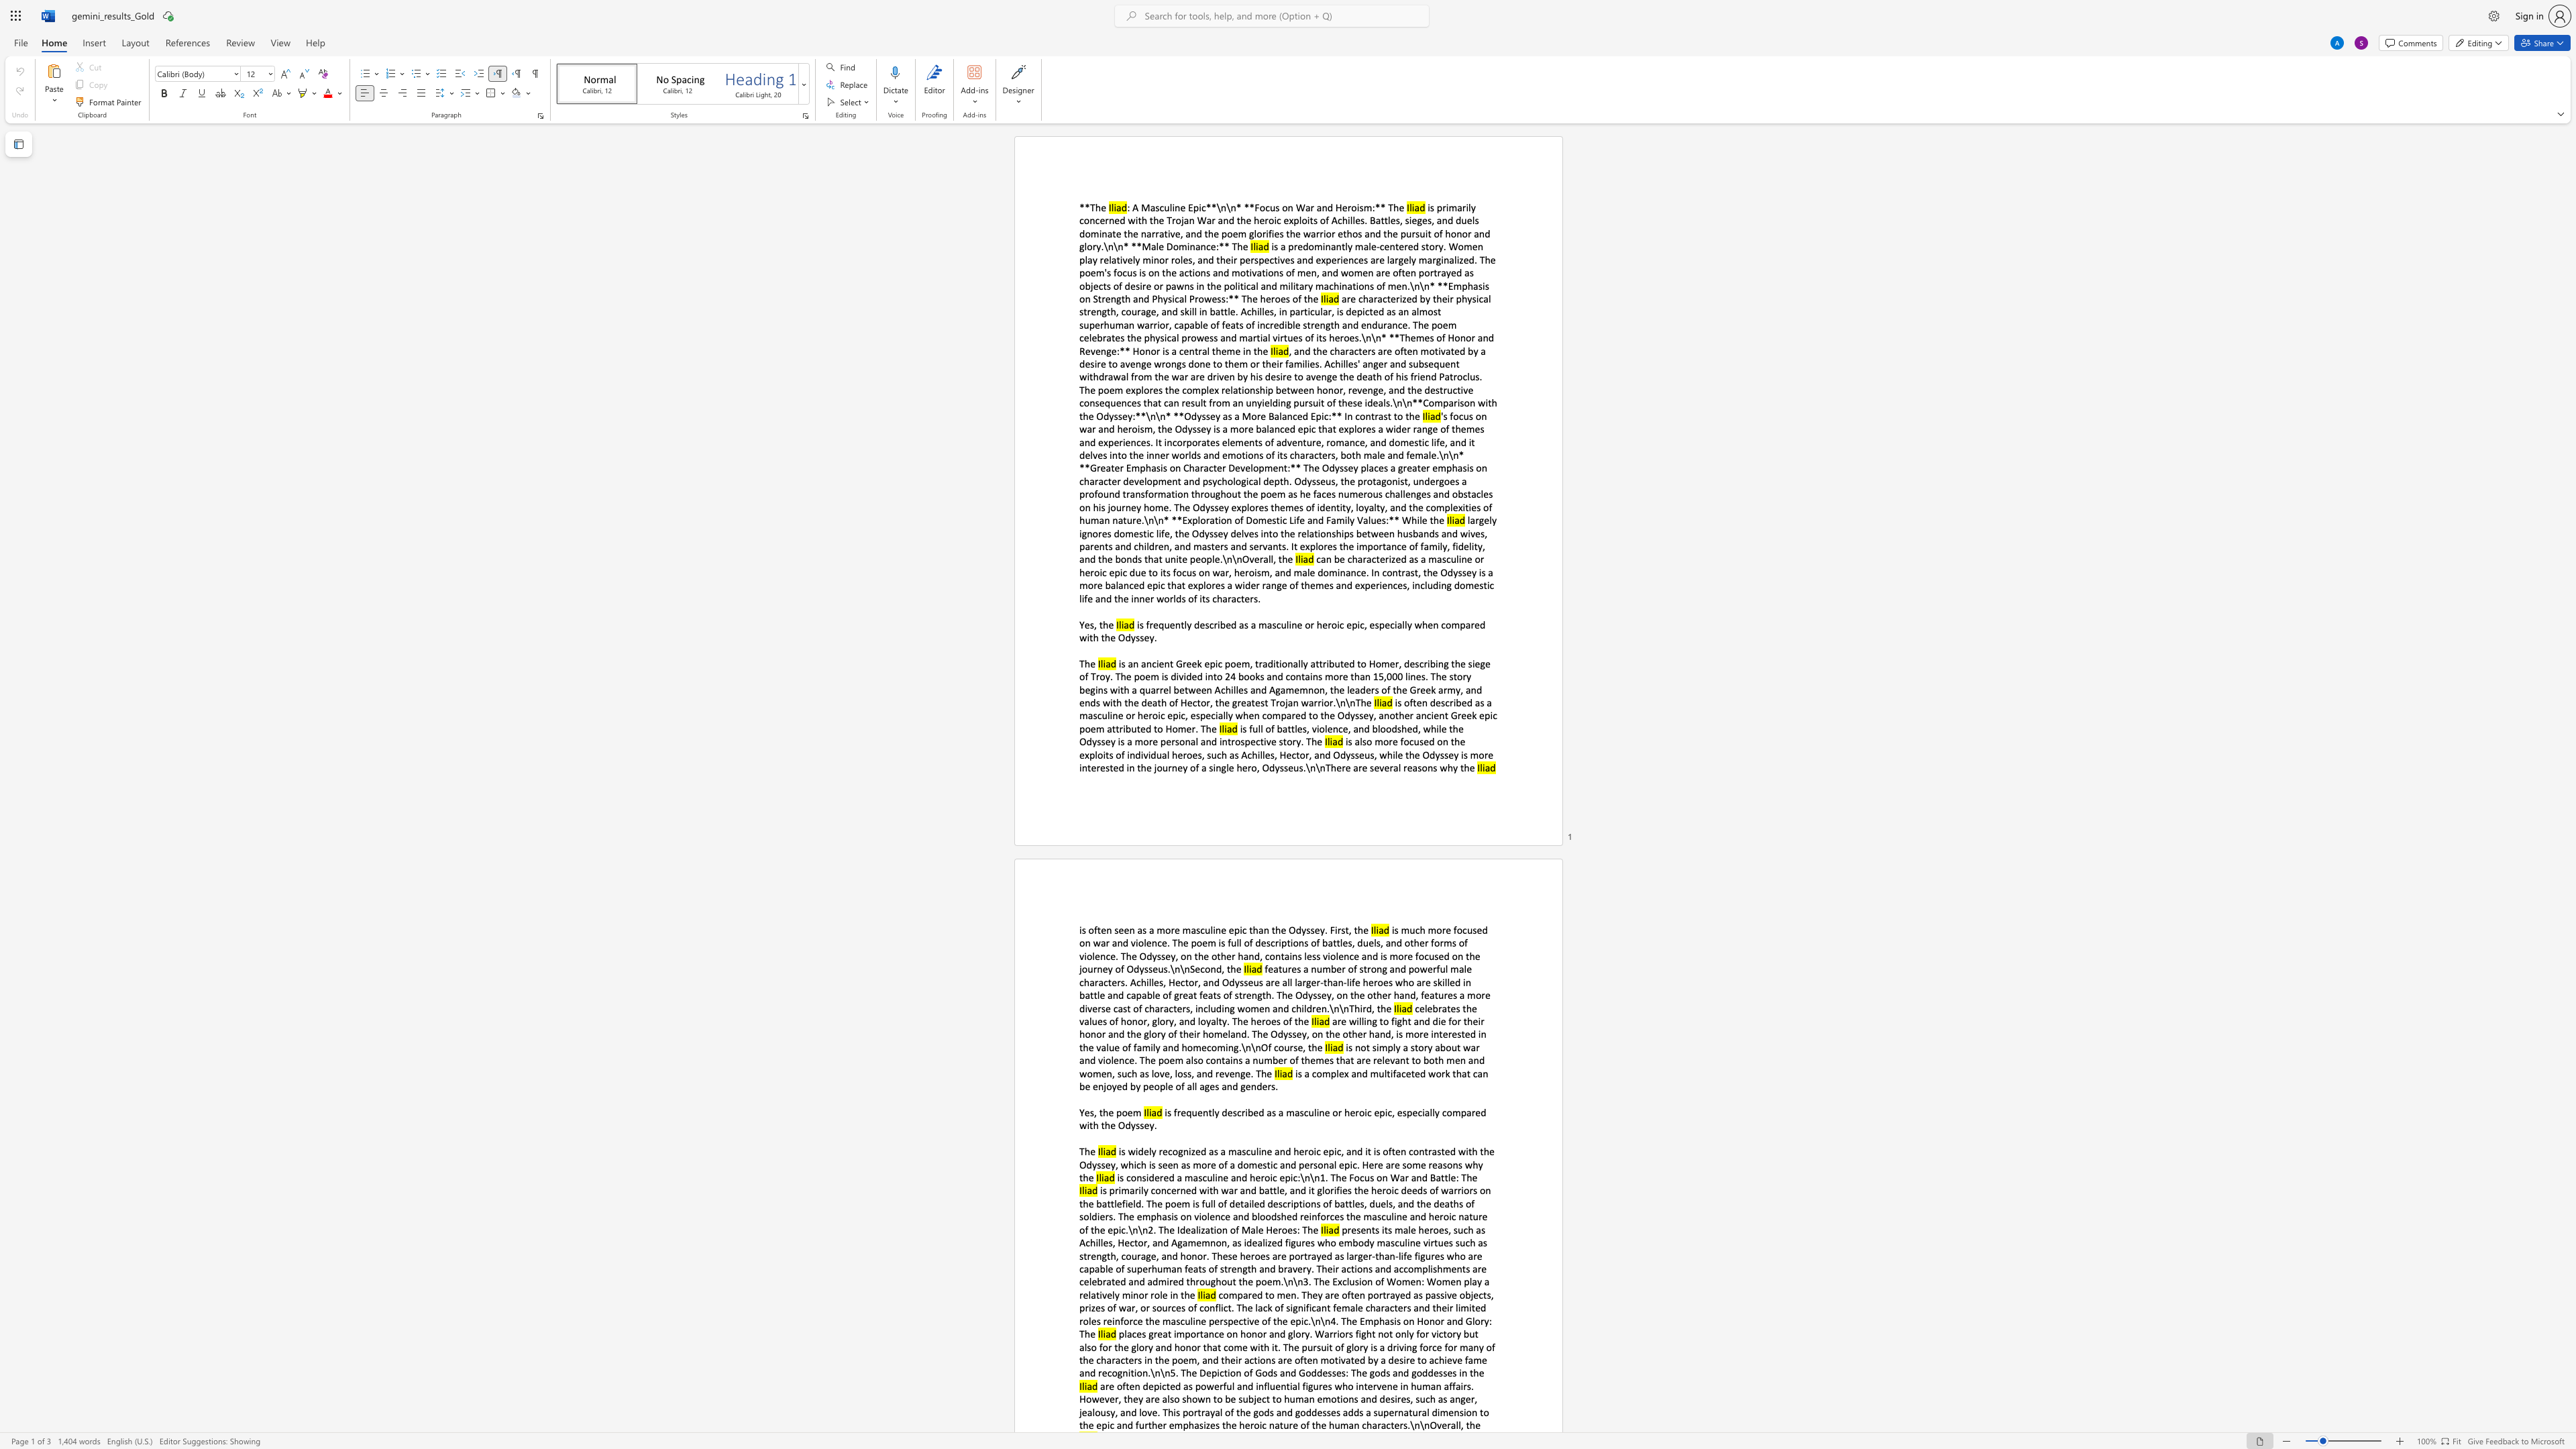 This screenshot has width=2576, height=1449. Describe the element at coordinates (1470, 1268) in the screenshot. I see `the subset text "are celebrated and admired throughout the" within the text "presents its male heroes, such as Achilles, Hector, and Agamemnon, as idealized figures who embody masculine virtues such as strength, courage, and honor. These heroes are portrayed as larger-than-life figures who are capable of superhuman feats of strength and bravery. Their actions and accomplishments are celebrated and admired throughout the poem.\n\n3. The Exclusion of Women: Women play a relatively minor role in the"` at that location.